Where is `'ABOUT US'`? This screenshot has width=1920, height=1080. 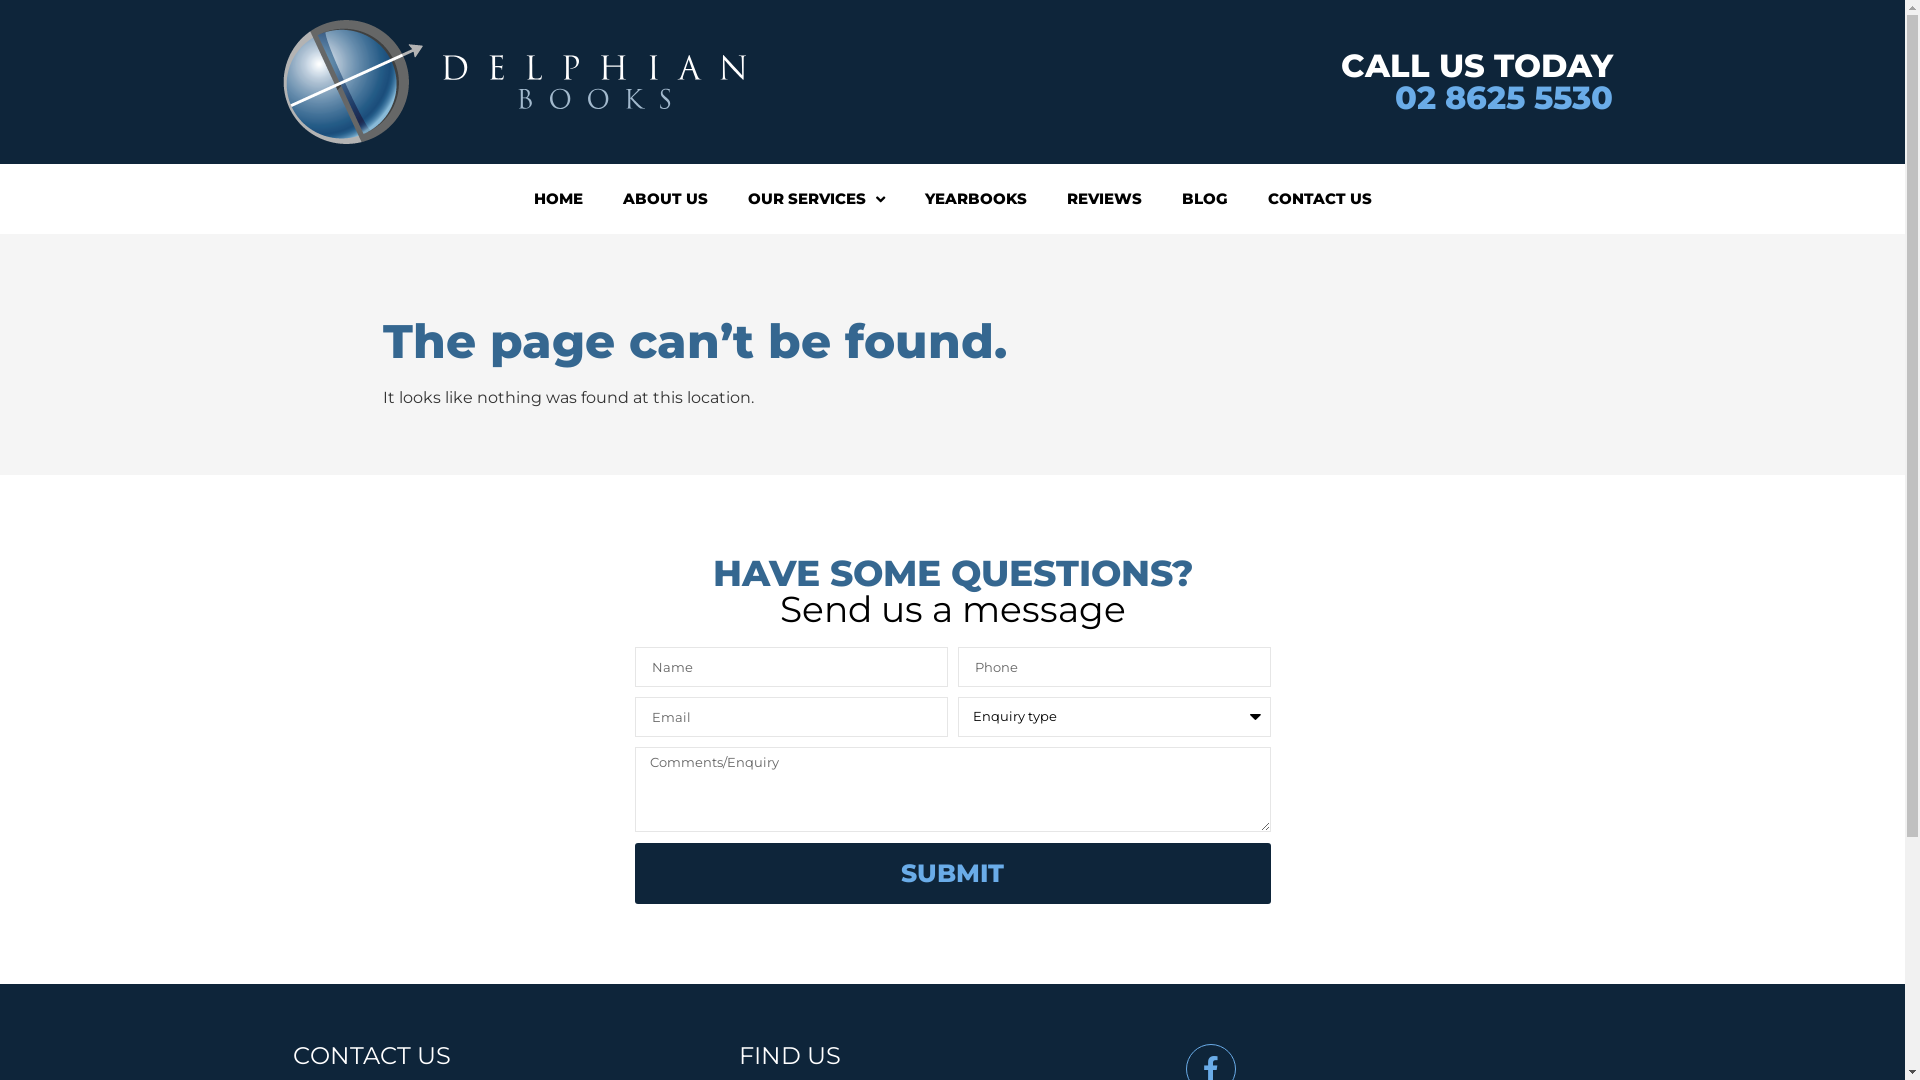 'ABOUT US' is located at coordinates (664, 199).